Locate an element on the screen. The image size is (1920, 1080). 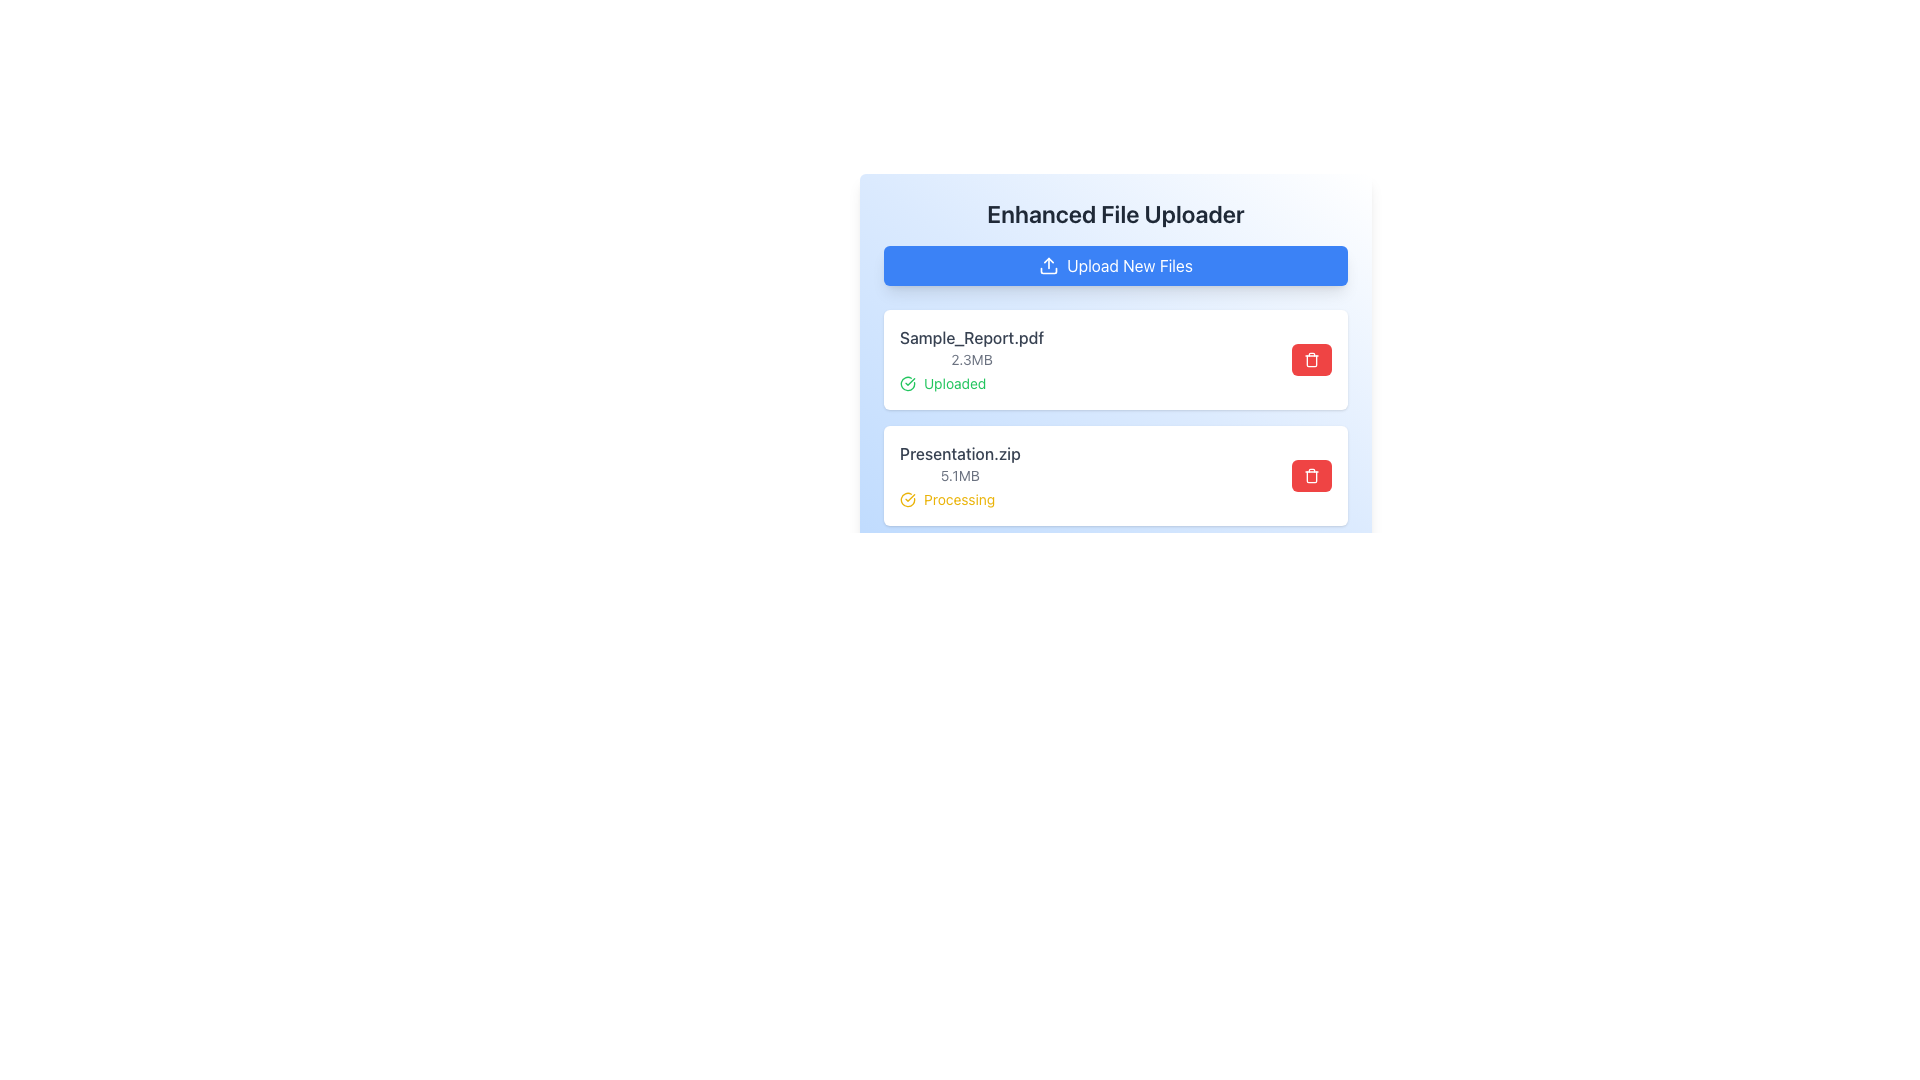
the processing status icon located to the left of the text 'Processing' in the second file row of the interface is located at coordinates (906, 499).